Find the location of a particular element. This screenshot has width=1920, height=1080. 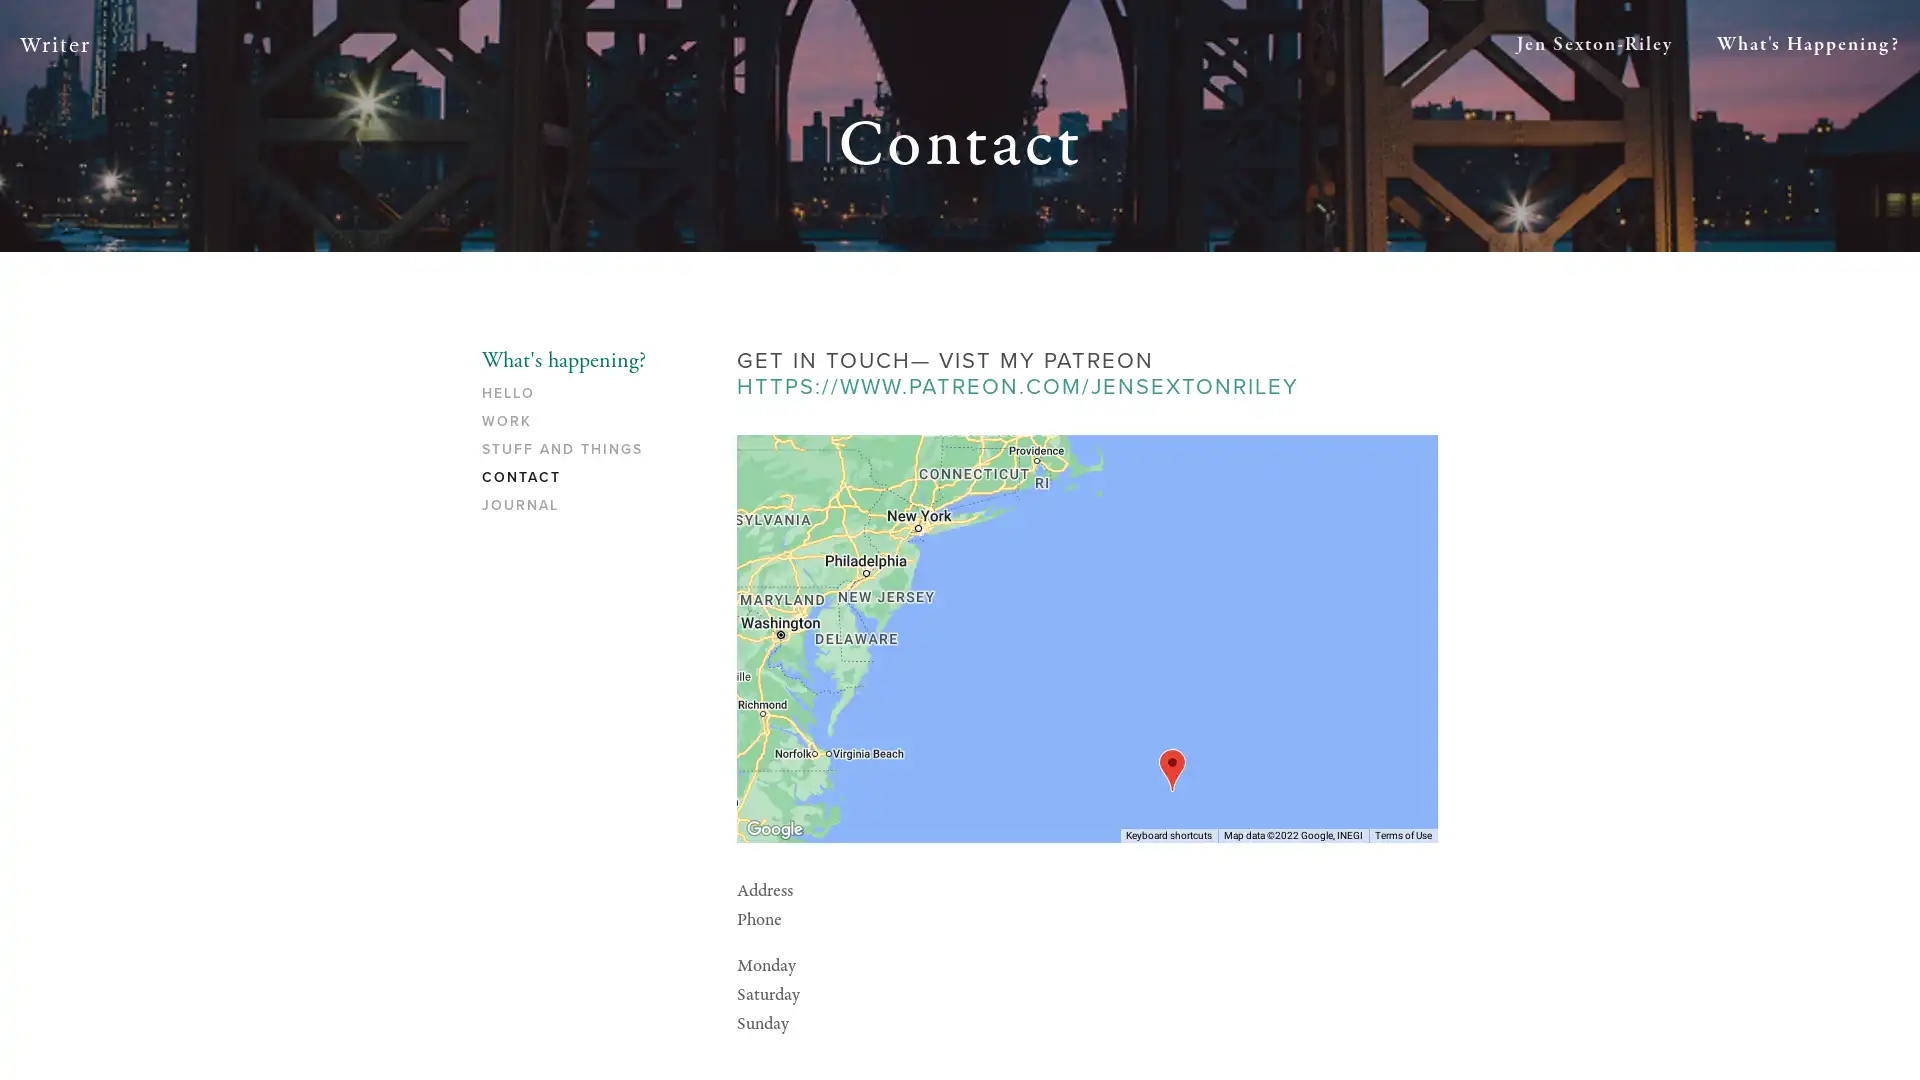

Keyboard shortcuts is located at coordinates (1169, 834).